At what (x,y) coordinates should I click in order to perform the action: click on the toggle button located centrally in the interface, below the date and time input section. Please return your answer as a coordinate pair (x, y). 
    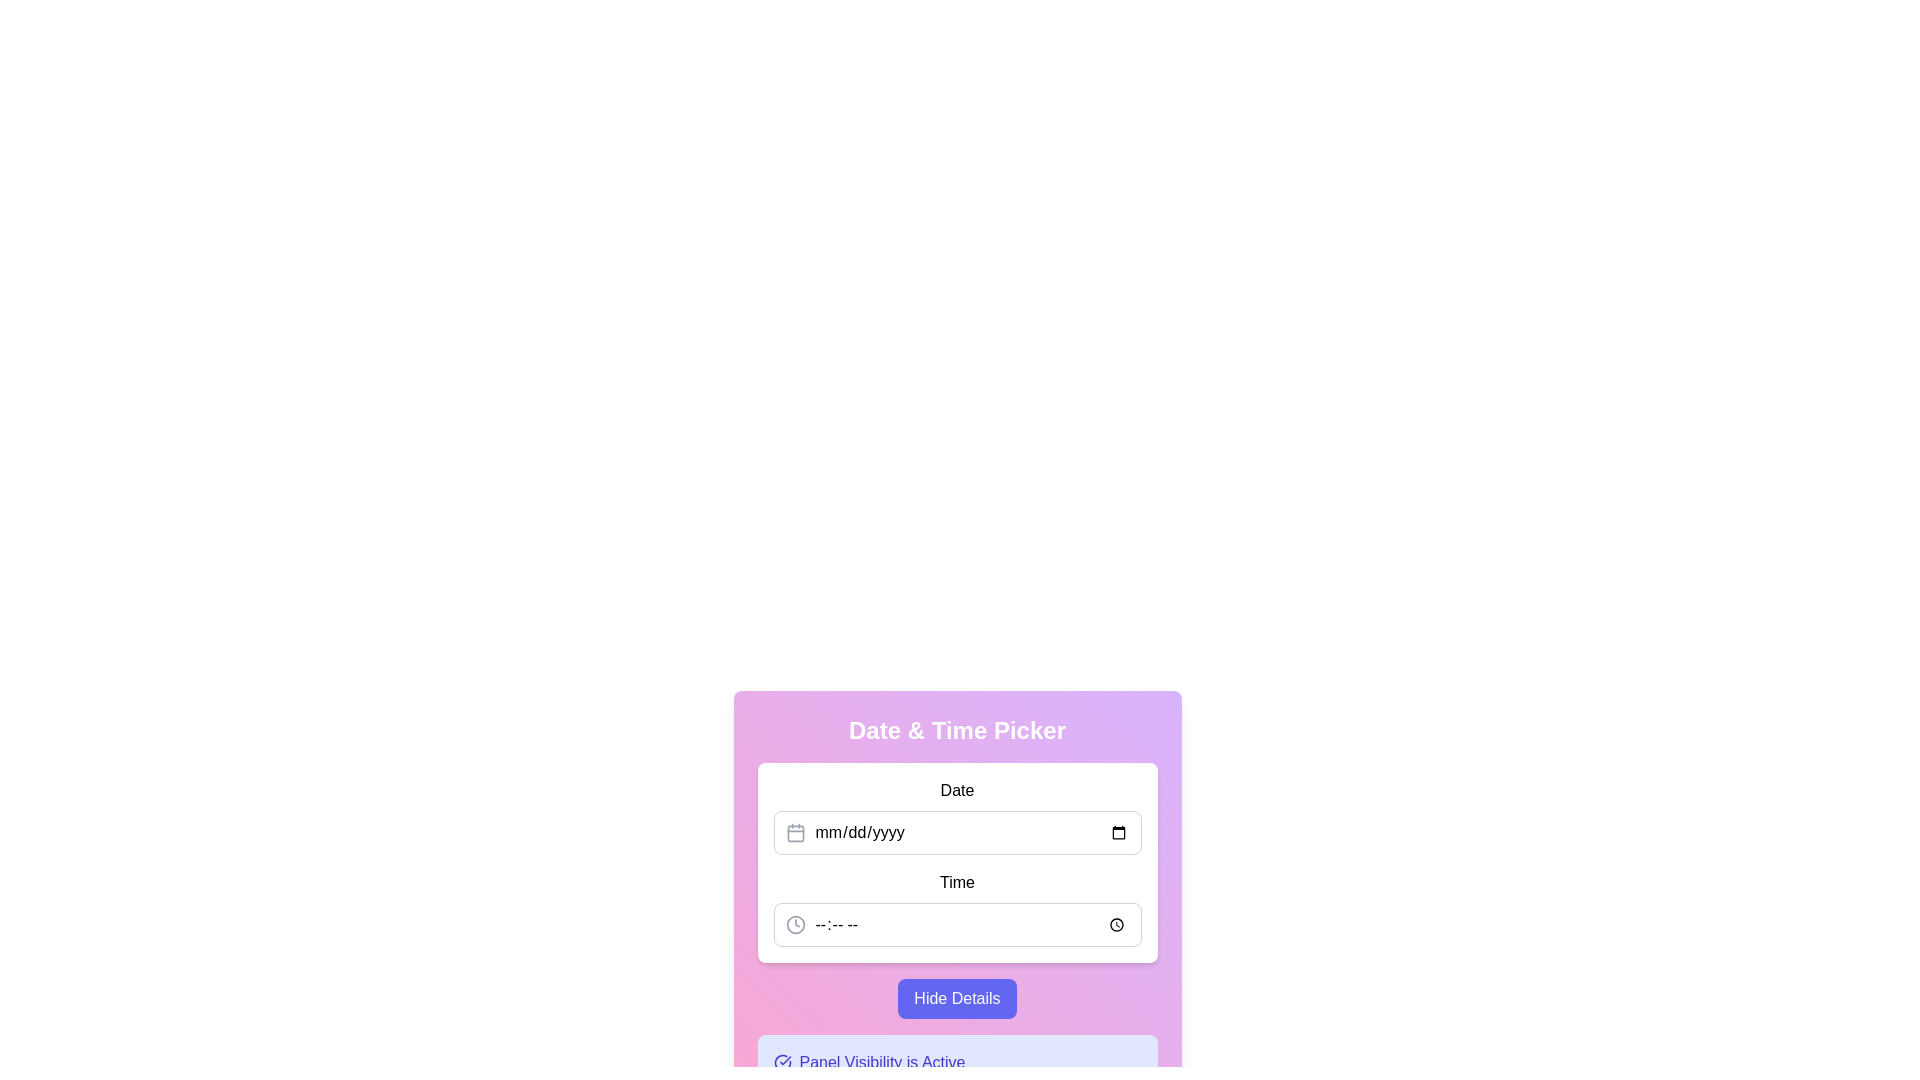
    Looking at the image, I should click on (956, 999).